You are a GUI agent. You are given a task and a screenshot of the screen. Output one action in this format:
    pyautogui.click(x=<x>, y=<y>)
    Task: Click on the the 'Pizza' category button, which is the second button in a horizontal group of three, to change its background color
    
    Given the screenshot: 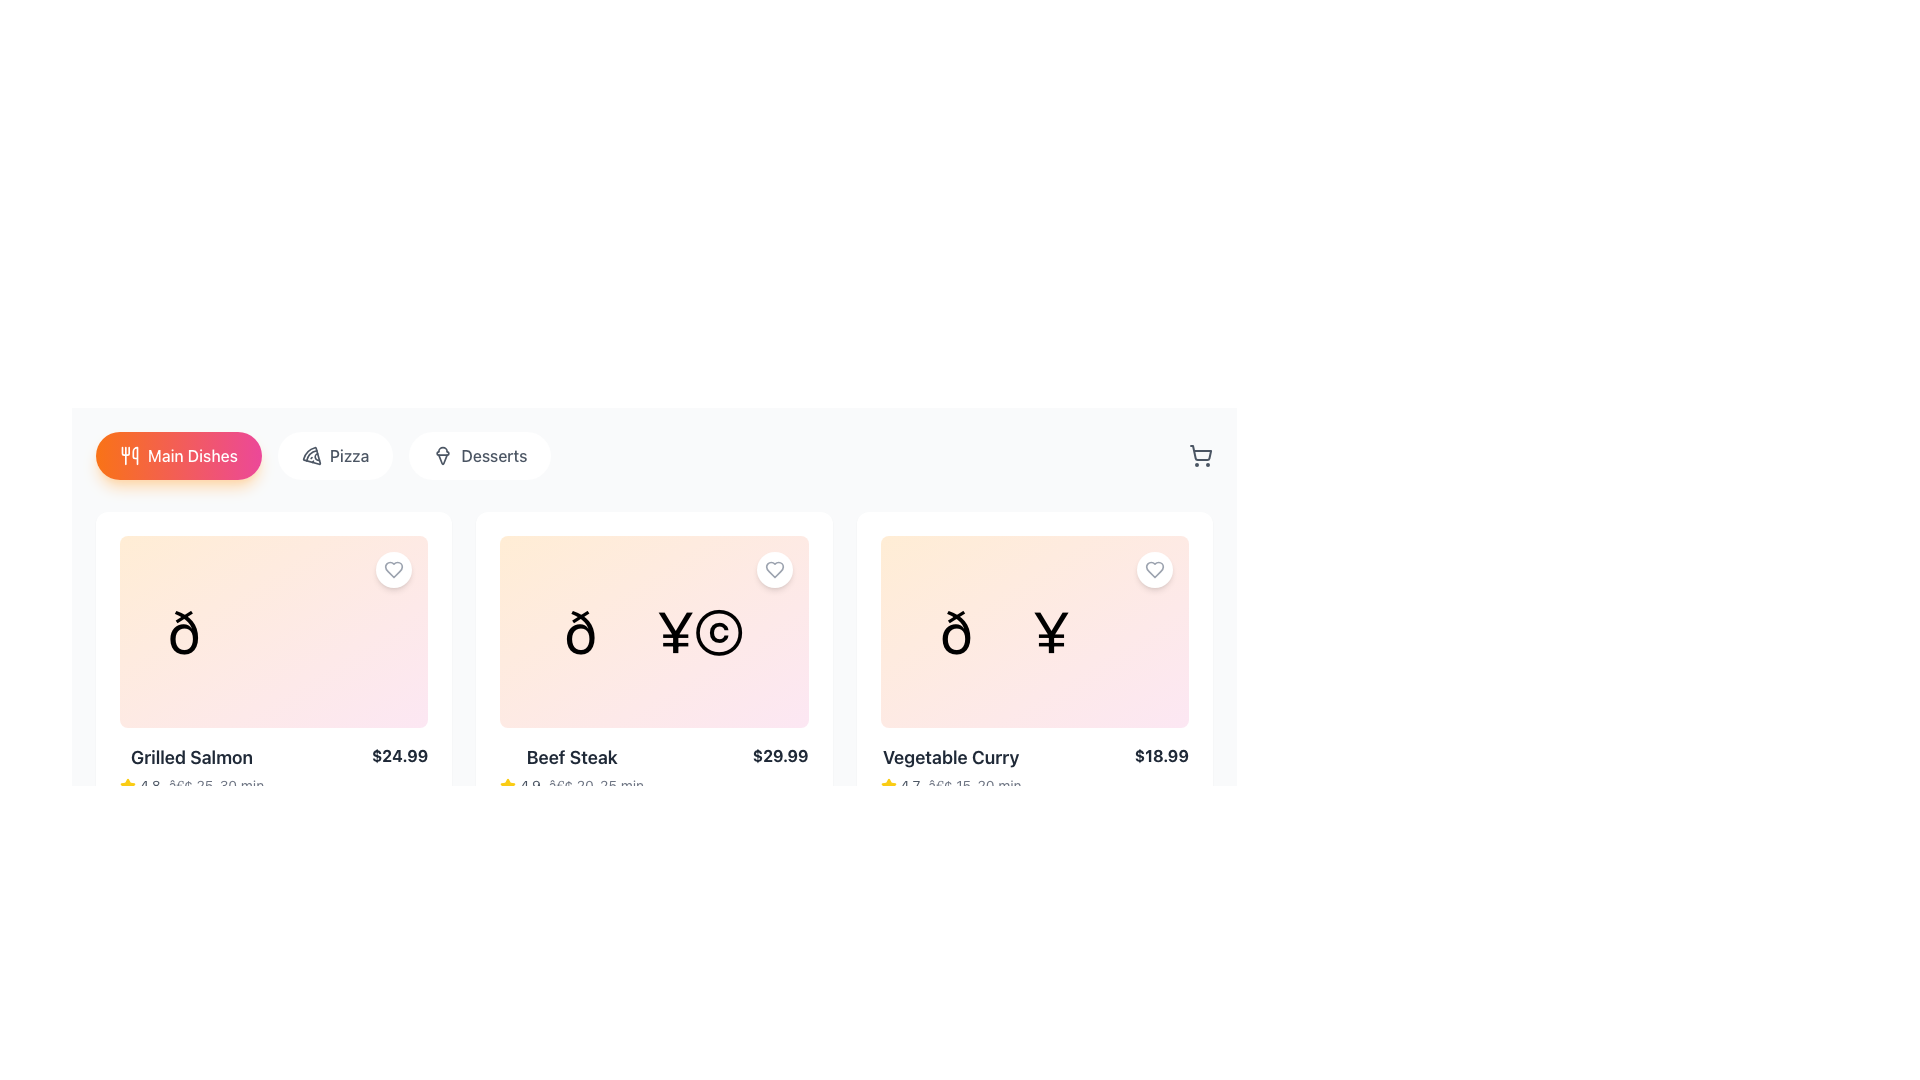 What is the action you would take?
    pyautogui.click(x=335, y=455)
    